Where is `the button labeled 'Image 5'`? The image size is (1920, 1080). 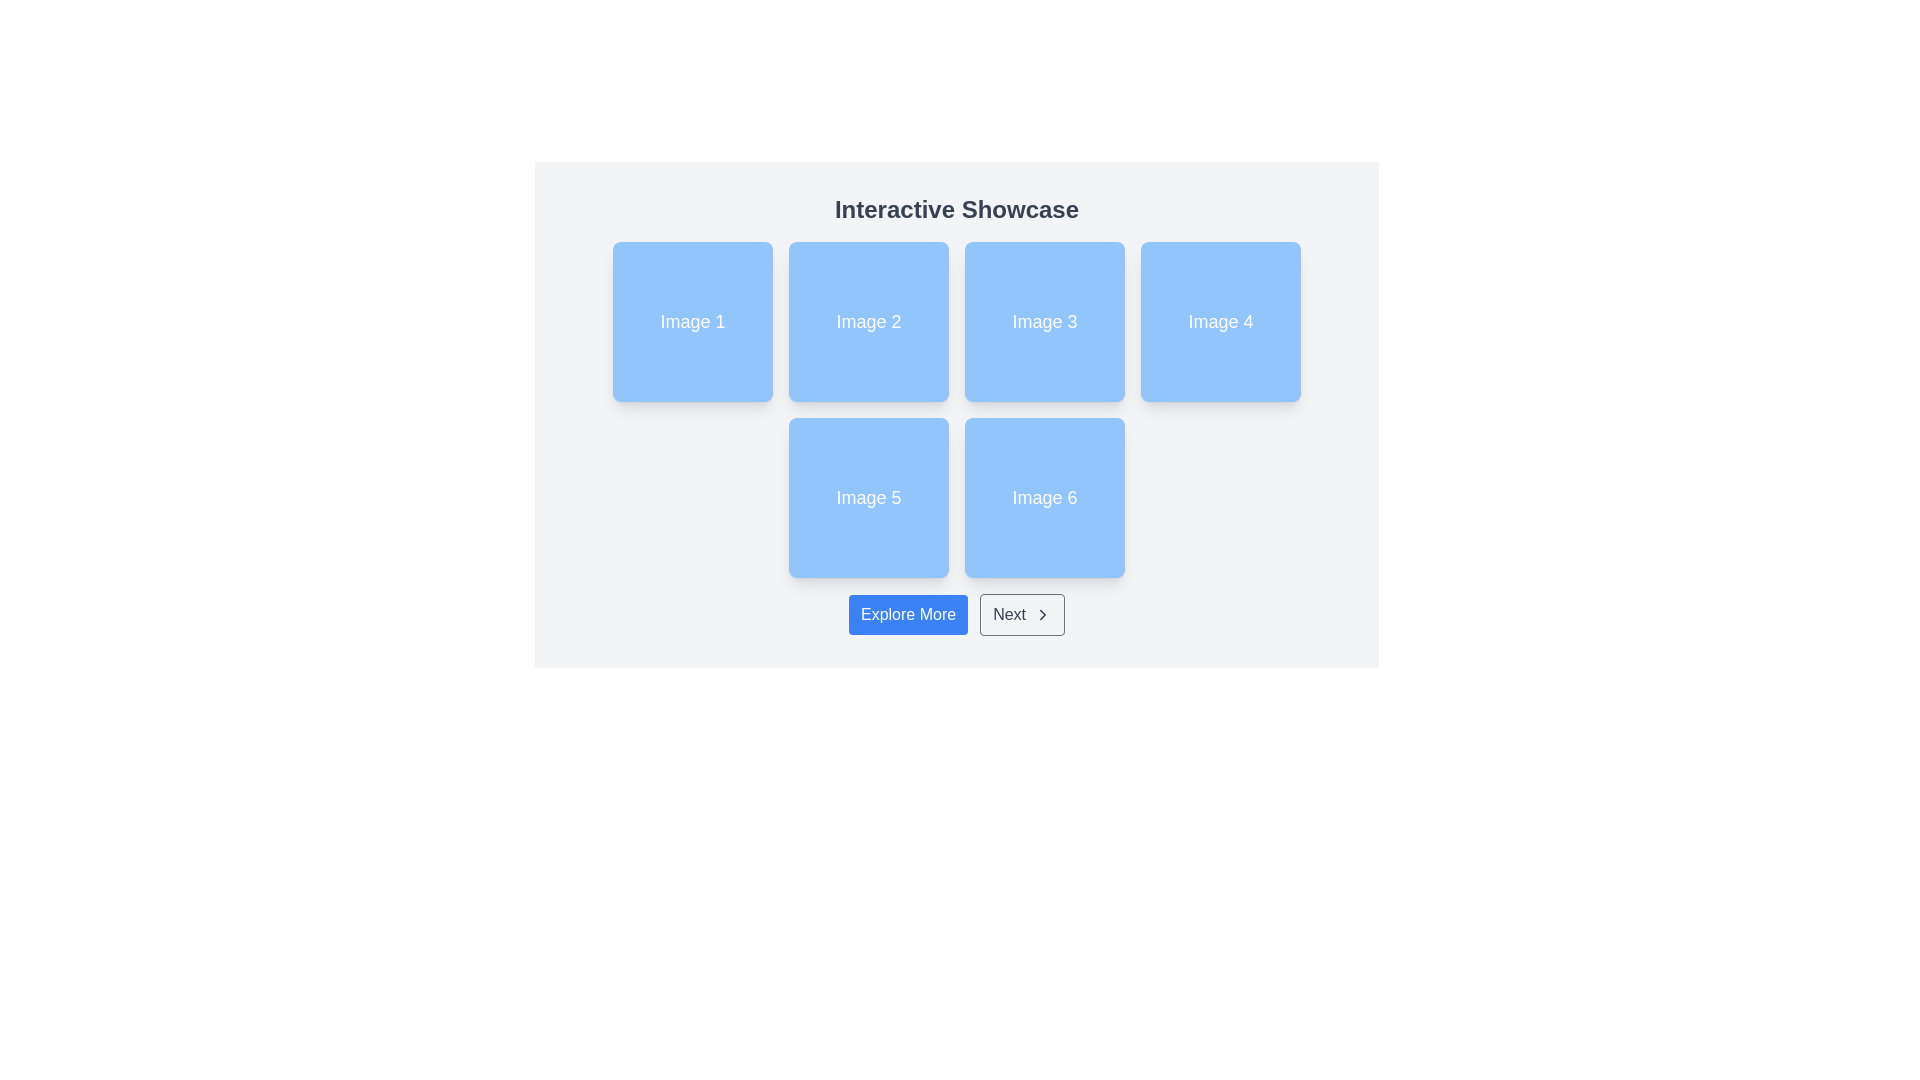
the button labeled 'Image 5' is located at coordinates (868, 496).